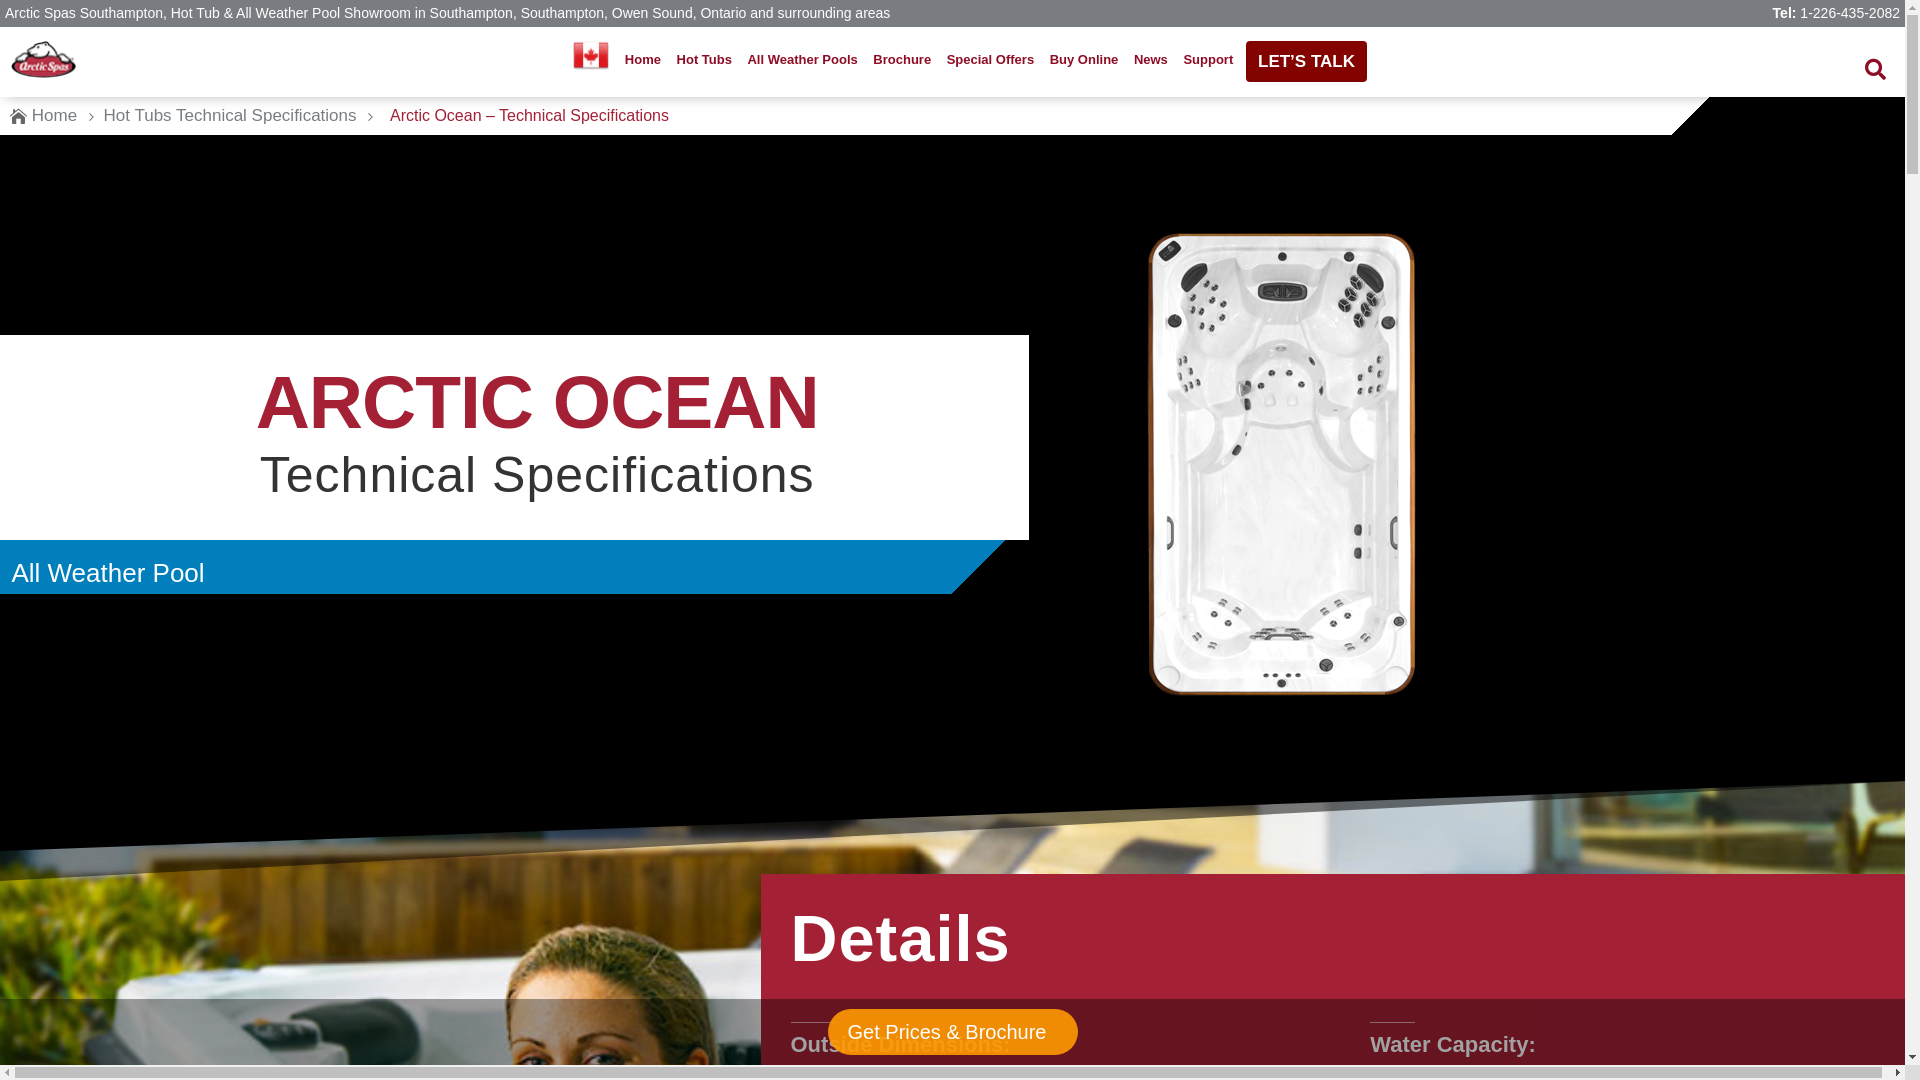 The image size is (1920, 1080). I want to click on 'Home', so click(643, 58).